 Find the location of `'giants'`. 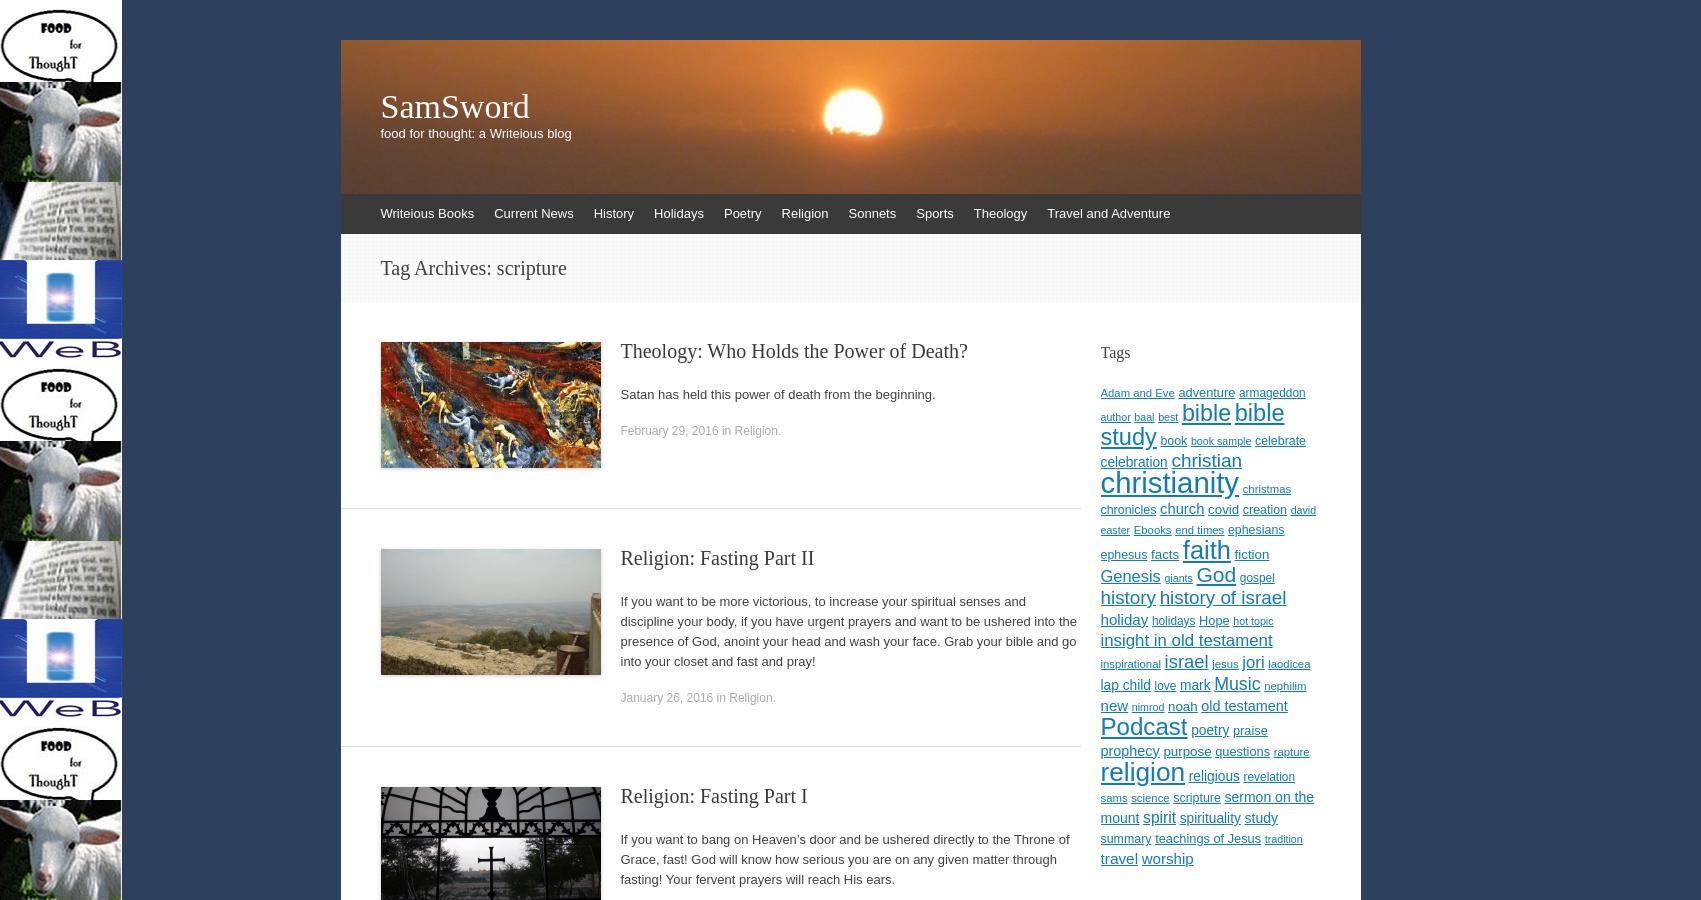

'giants' is located at coordinates (1176, 577).